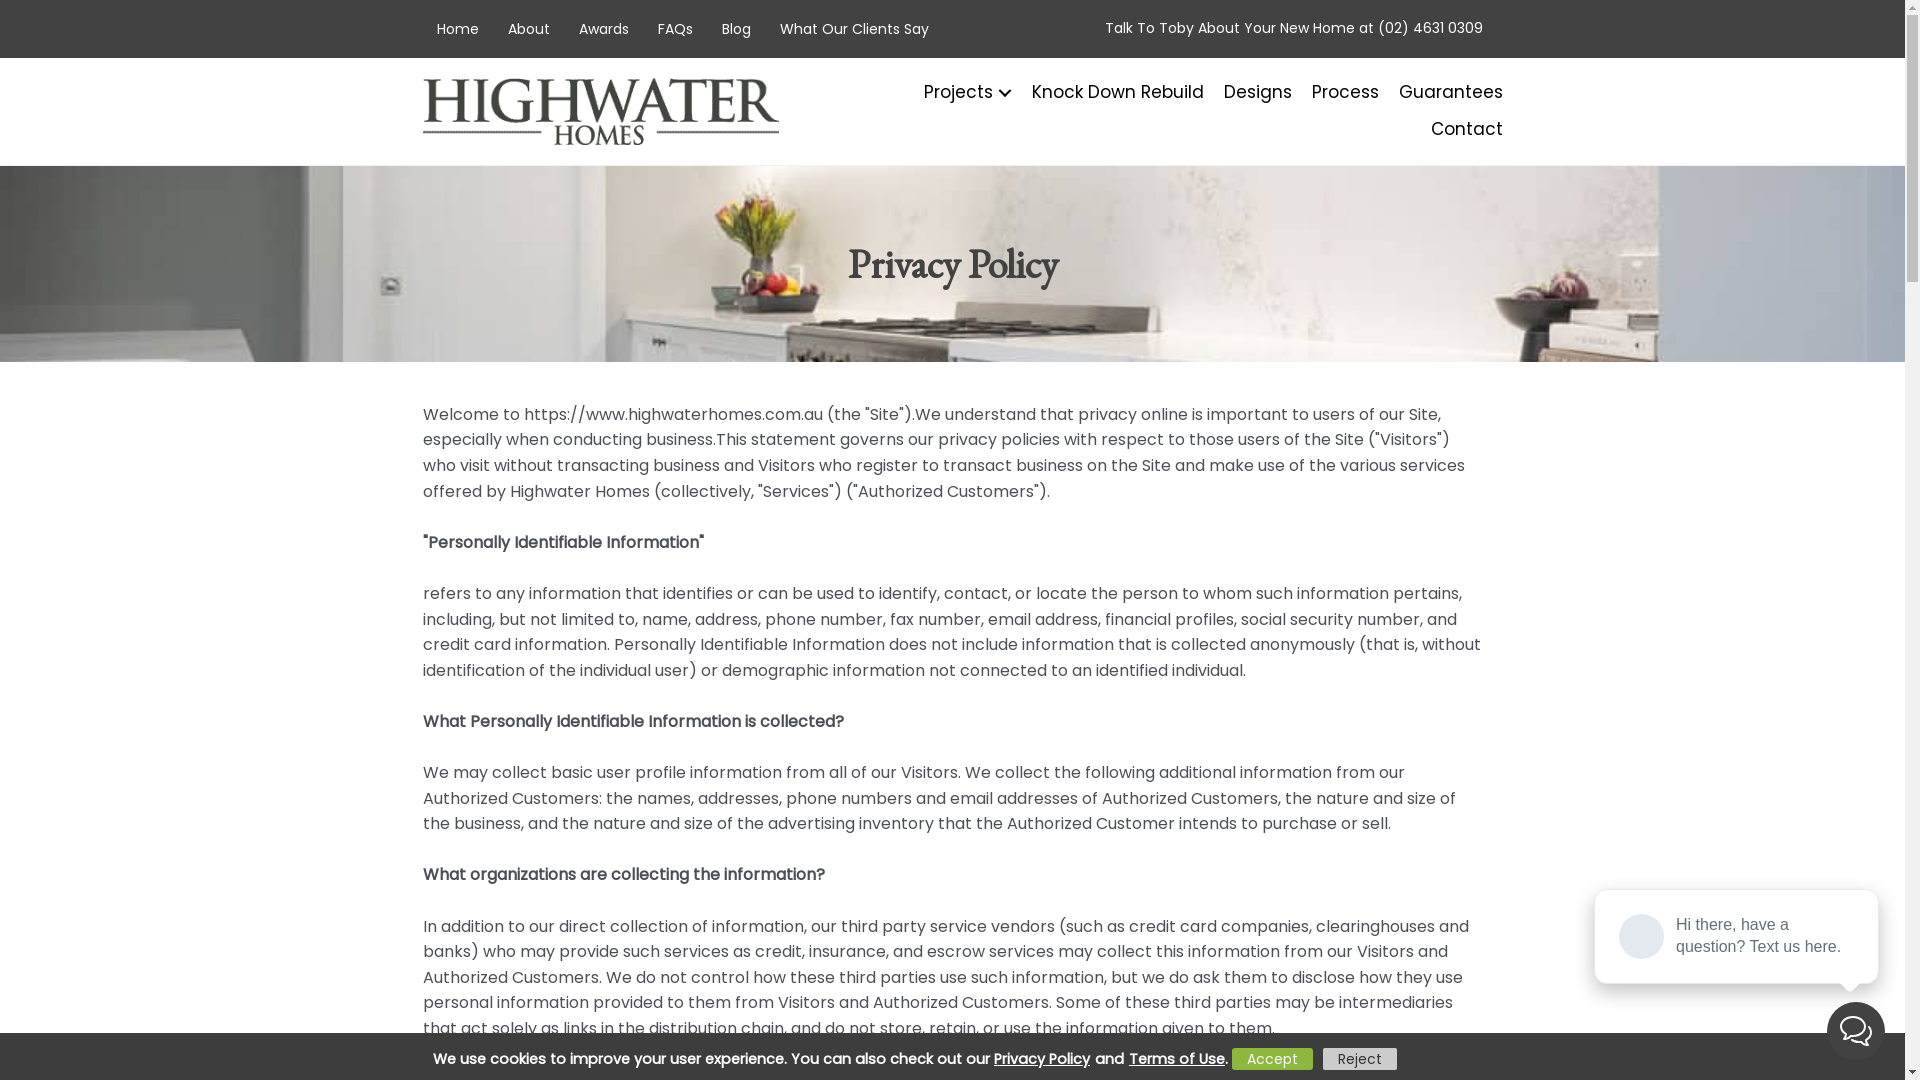 This screenshot has width=1920, height=1080. What do you see at coordinates (1334, 92) in the screenshot?
I see `'Process'` at bounding box center [1334, 92].